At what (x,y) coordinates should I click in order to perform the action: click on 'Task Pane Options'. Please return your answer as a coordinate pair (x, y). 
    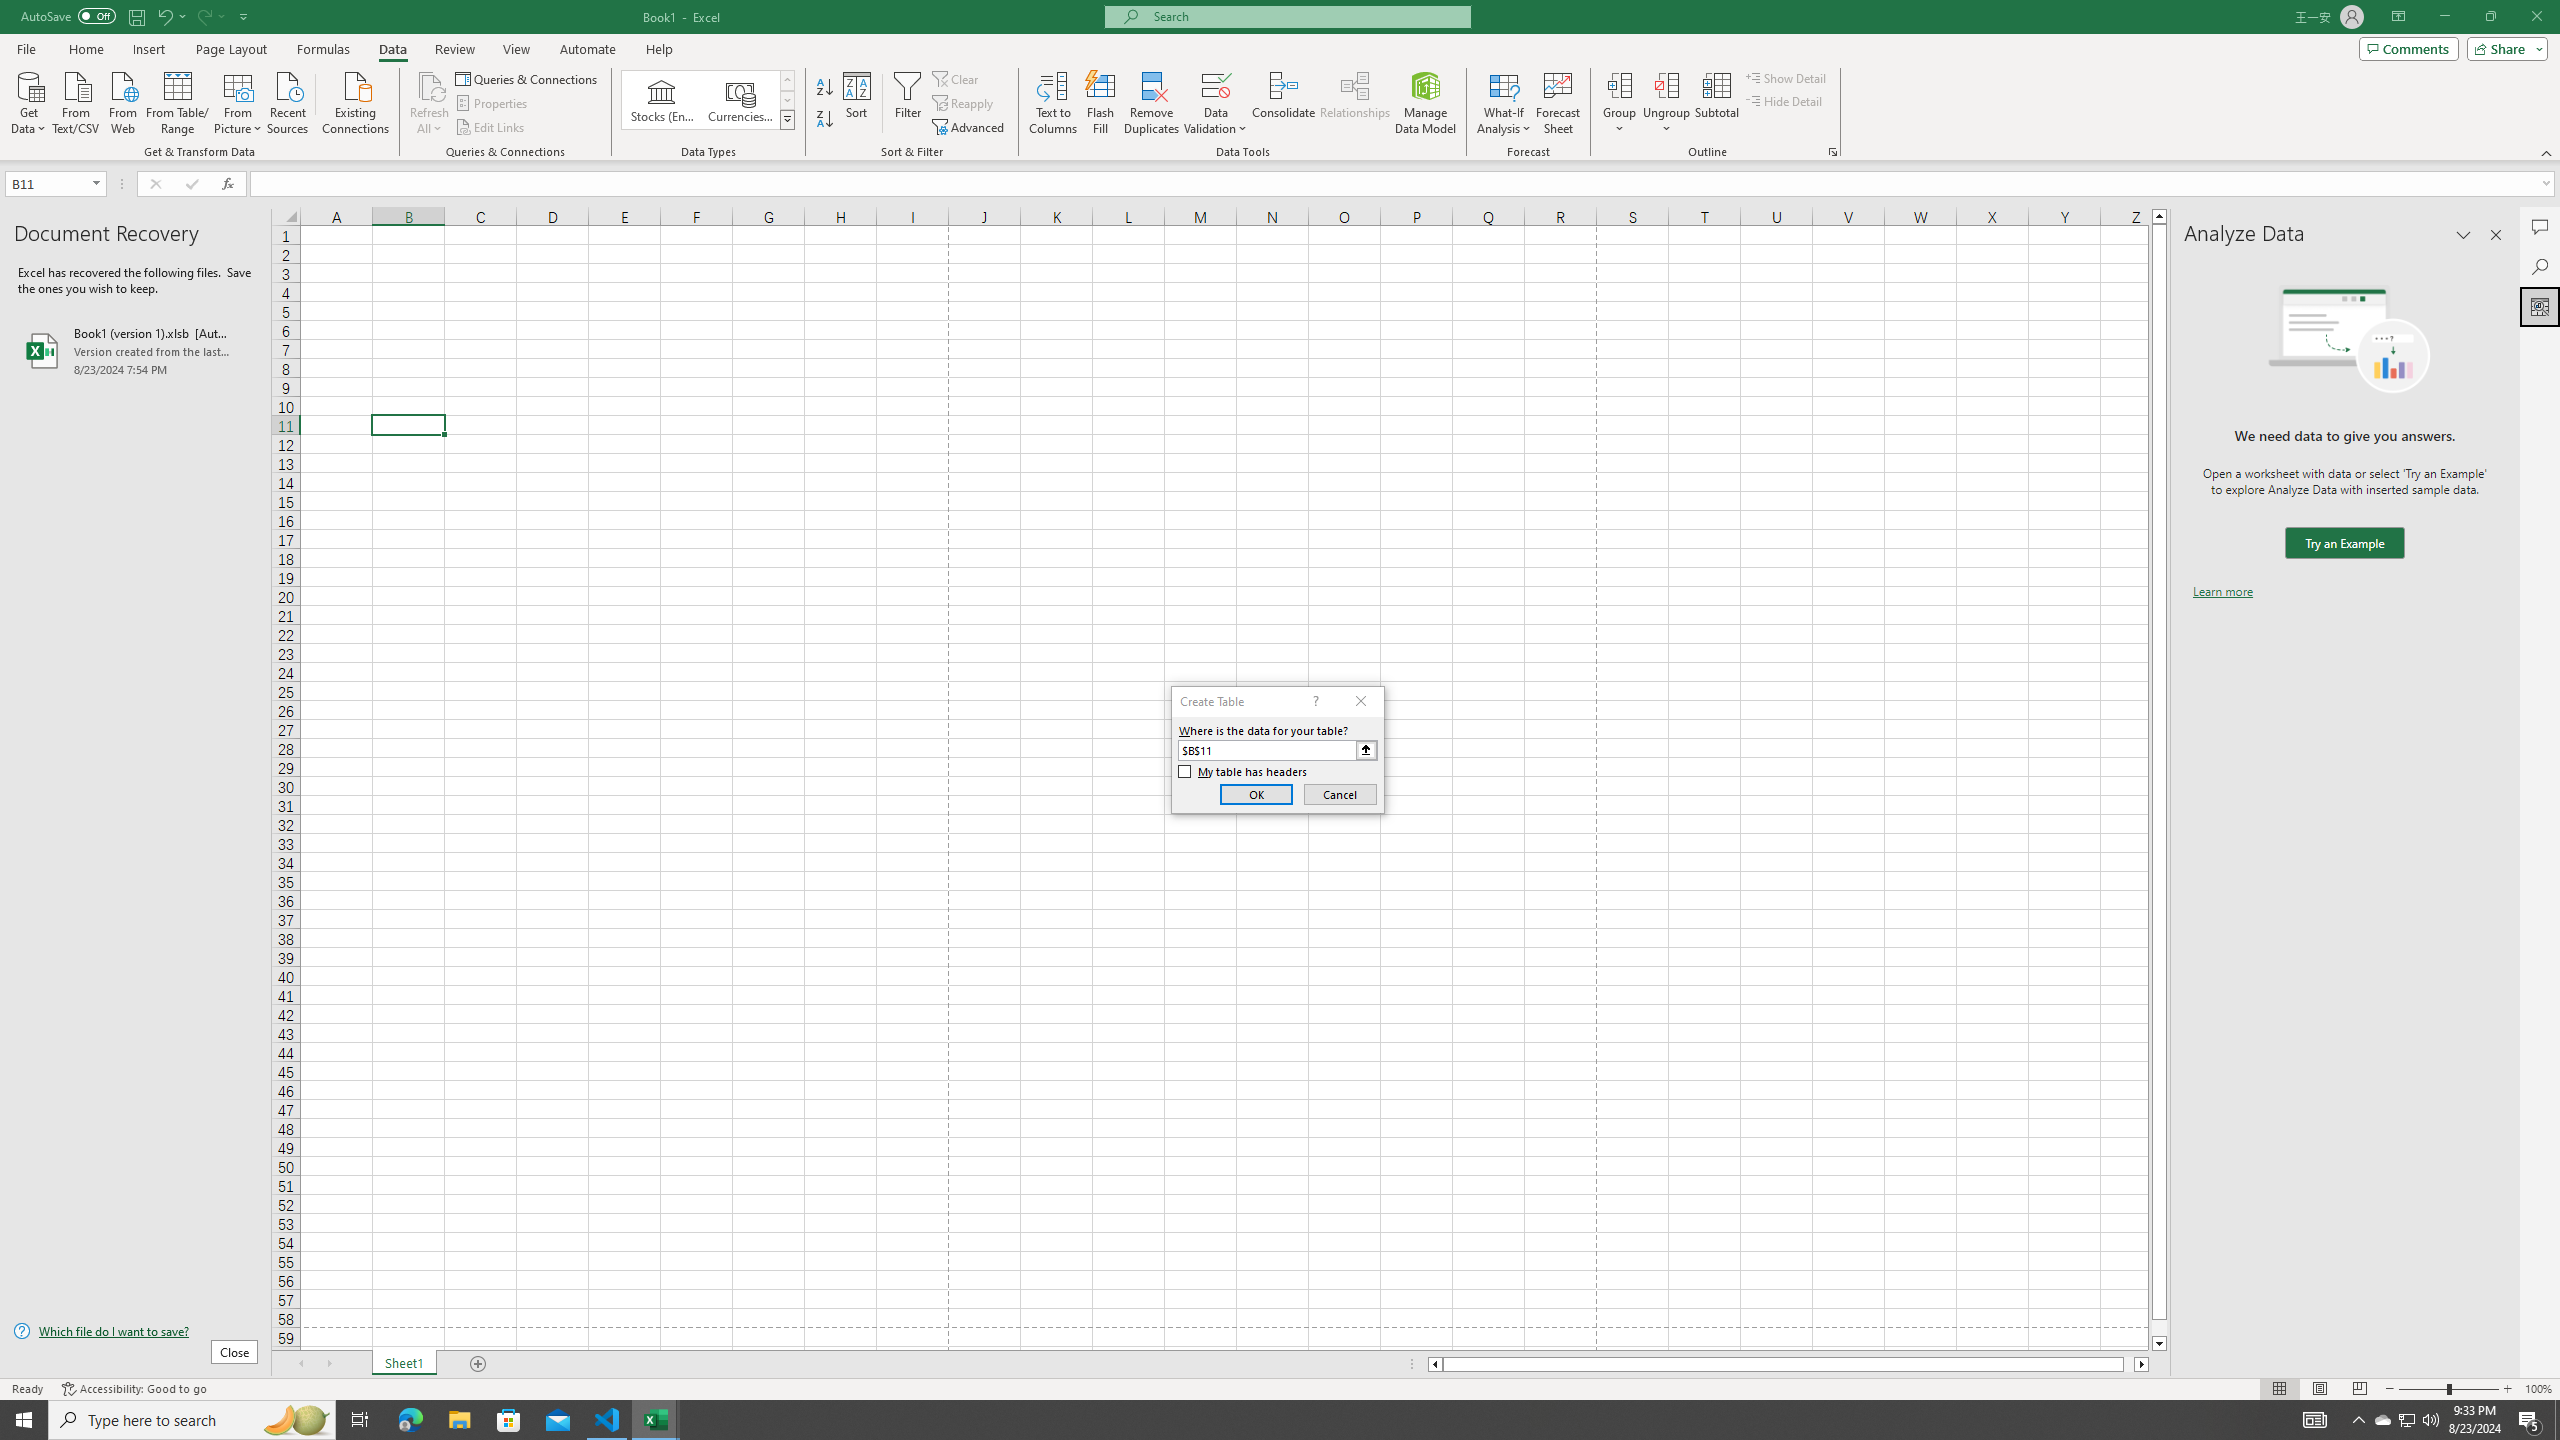
    Looking at the image, I should click on (2463, 234).